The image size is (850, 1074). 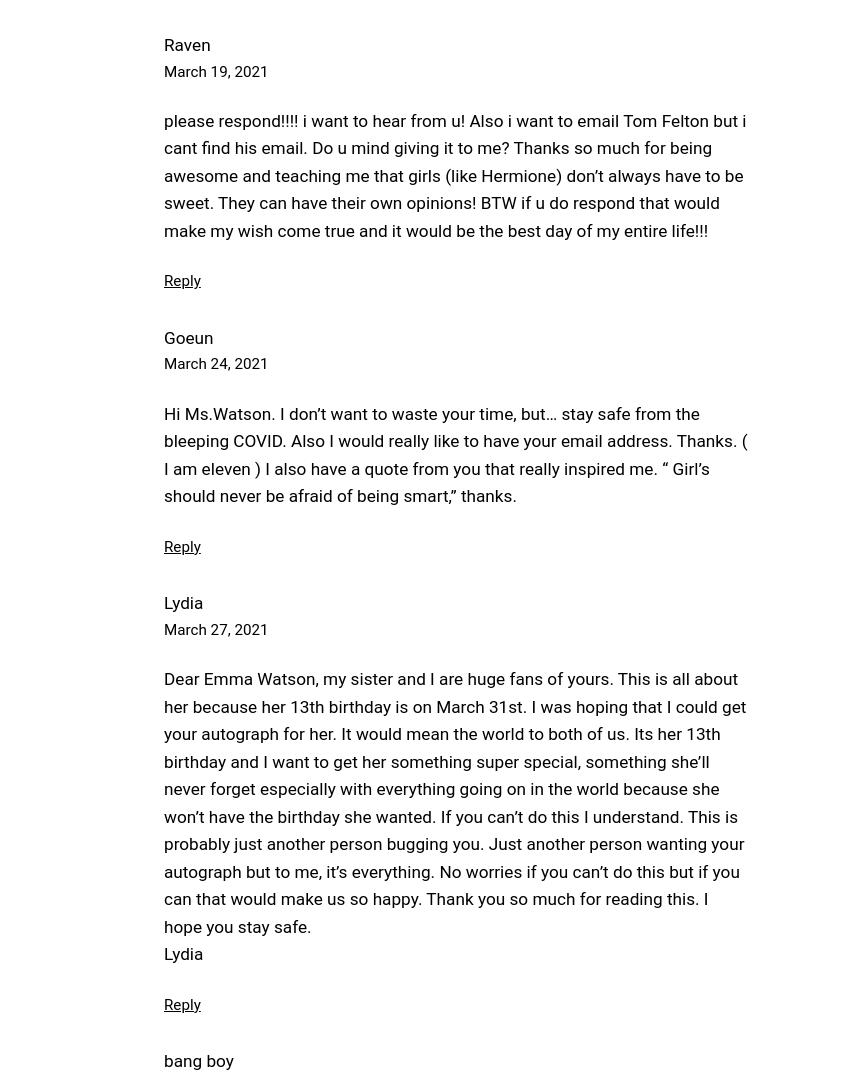 I want to click on 'Goeun', so click(x=163, y=336).